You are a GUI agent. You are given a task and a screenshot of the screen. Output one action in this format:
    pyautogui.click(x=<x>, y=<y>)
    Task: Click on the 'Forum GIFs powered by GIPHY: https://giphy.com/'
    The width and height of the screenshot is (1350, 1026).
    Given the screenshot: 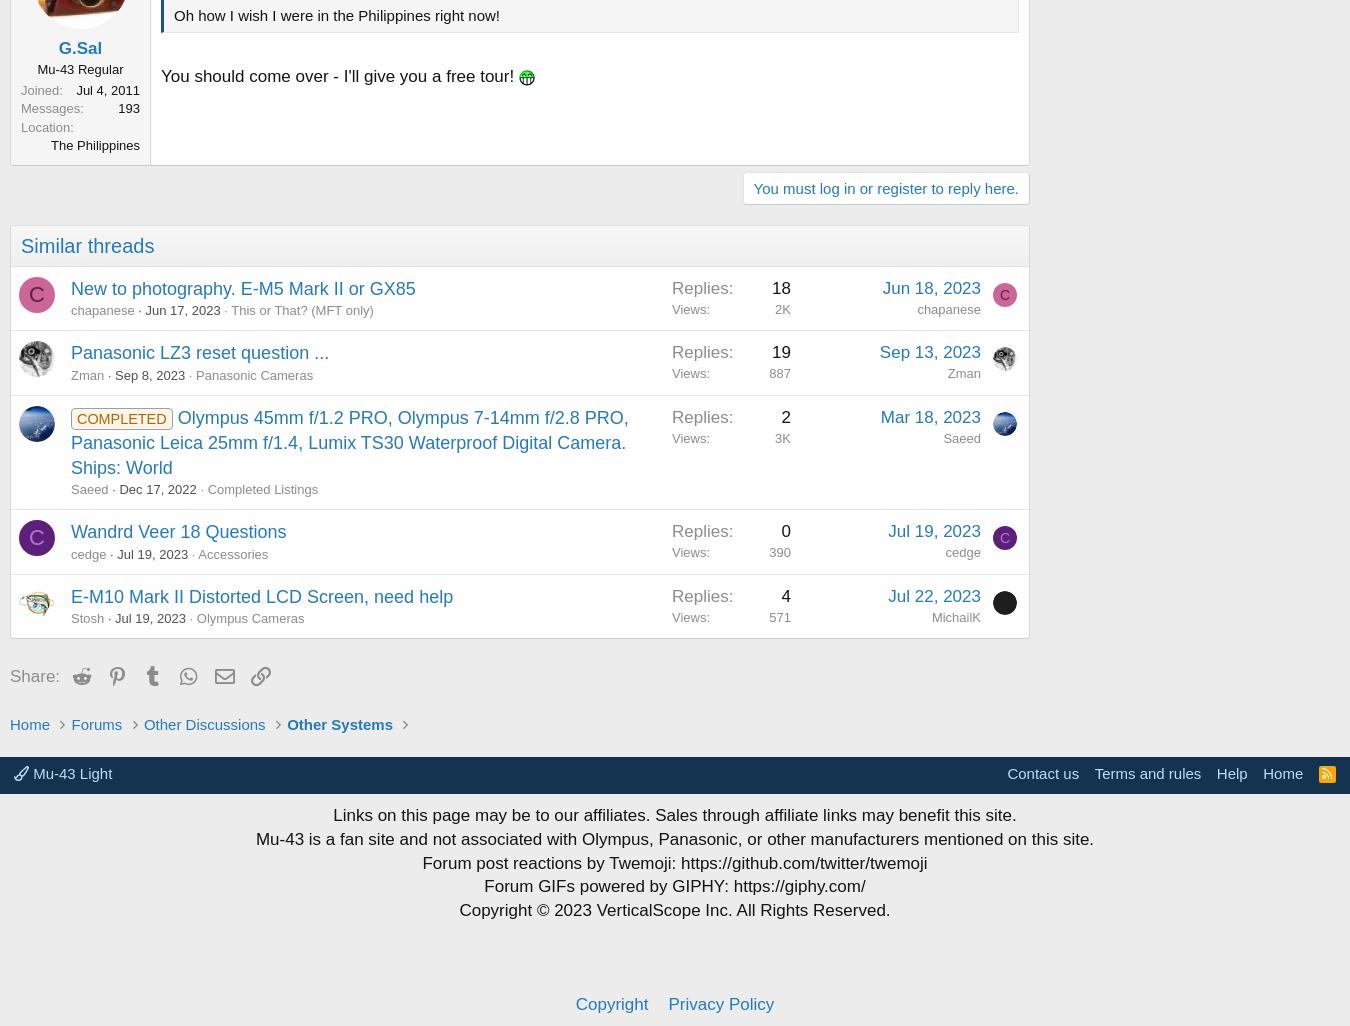 What is the action you would take?
    pyautogui.click(x=674, y=885)
    